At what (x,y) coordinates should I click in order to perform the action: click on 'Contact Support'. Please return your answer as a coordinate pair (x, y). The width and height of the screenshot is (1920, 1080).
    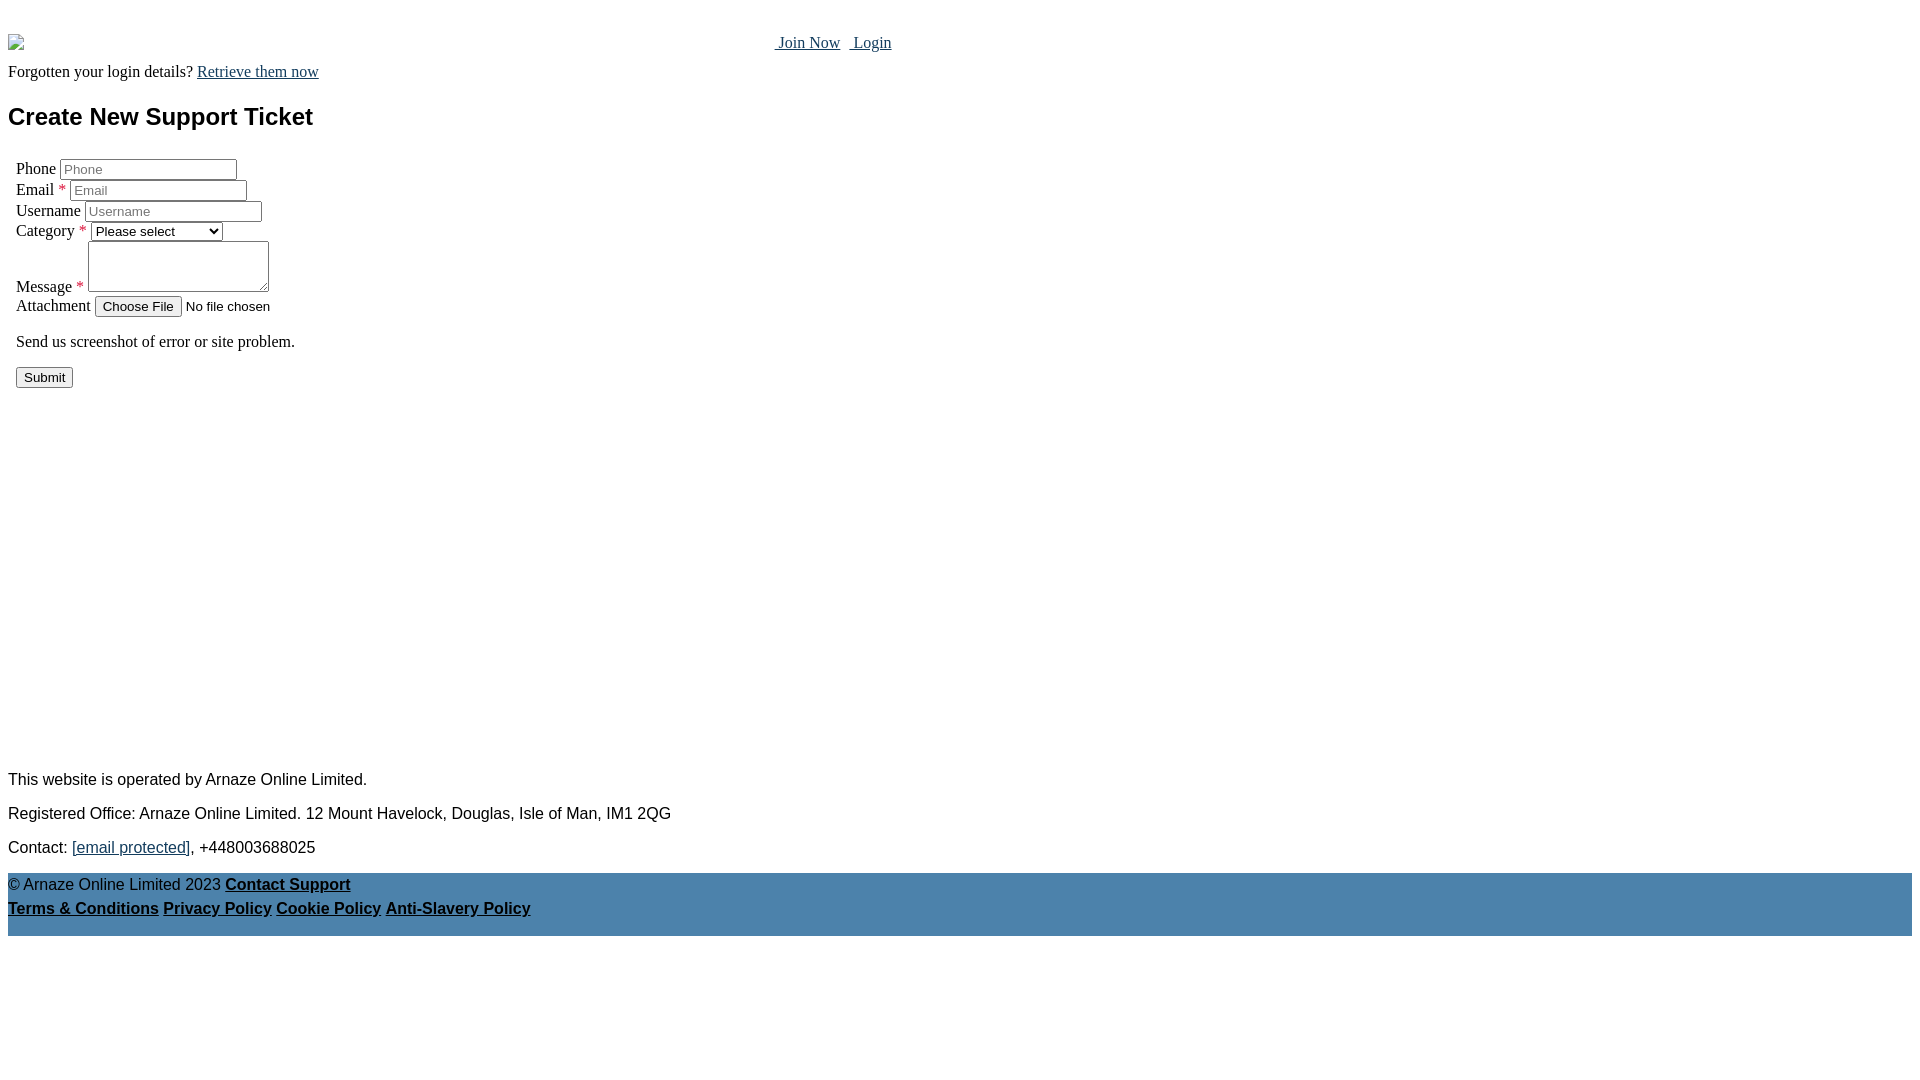
    Looking at the image, I should click on (286, 883).